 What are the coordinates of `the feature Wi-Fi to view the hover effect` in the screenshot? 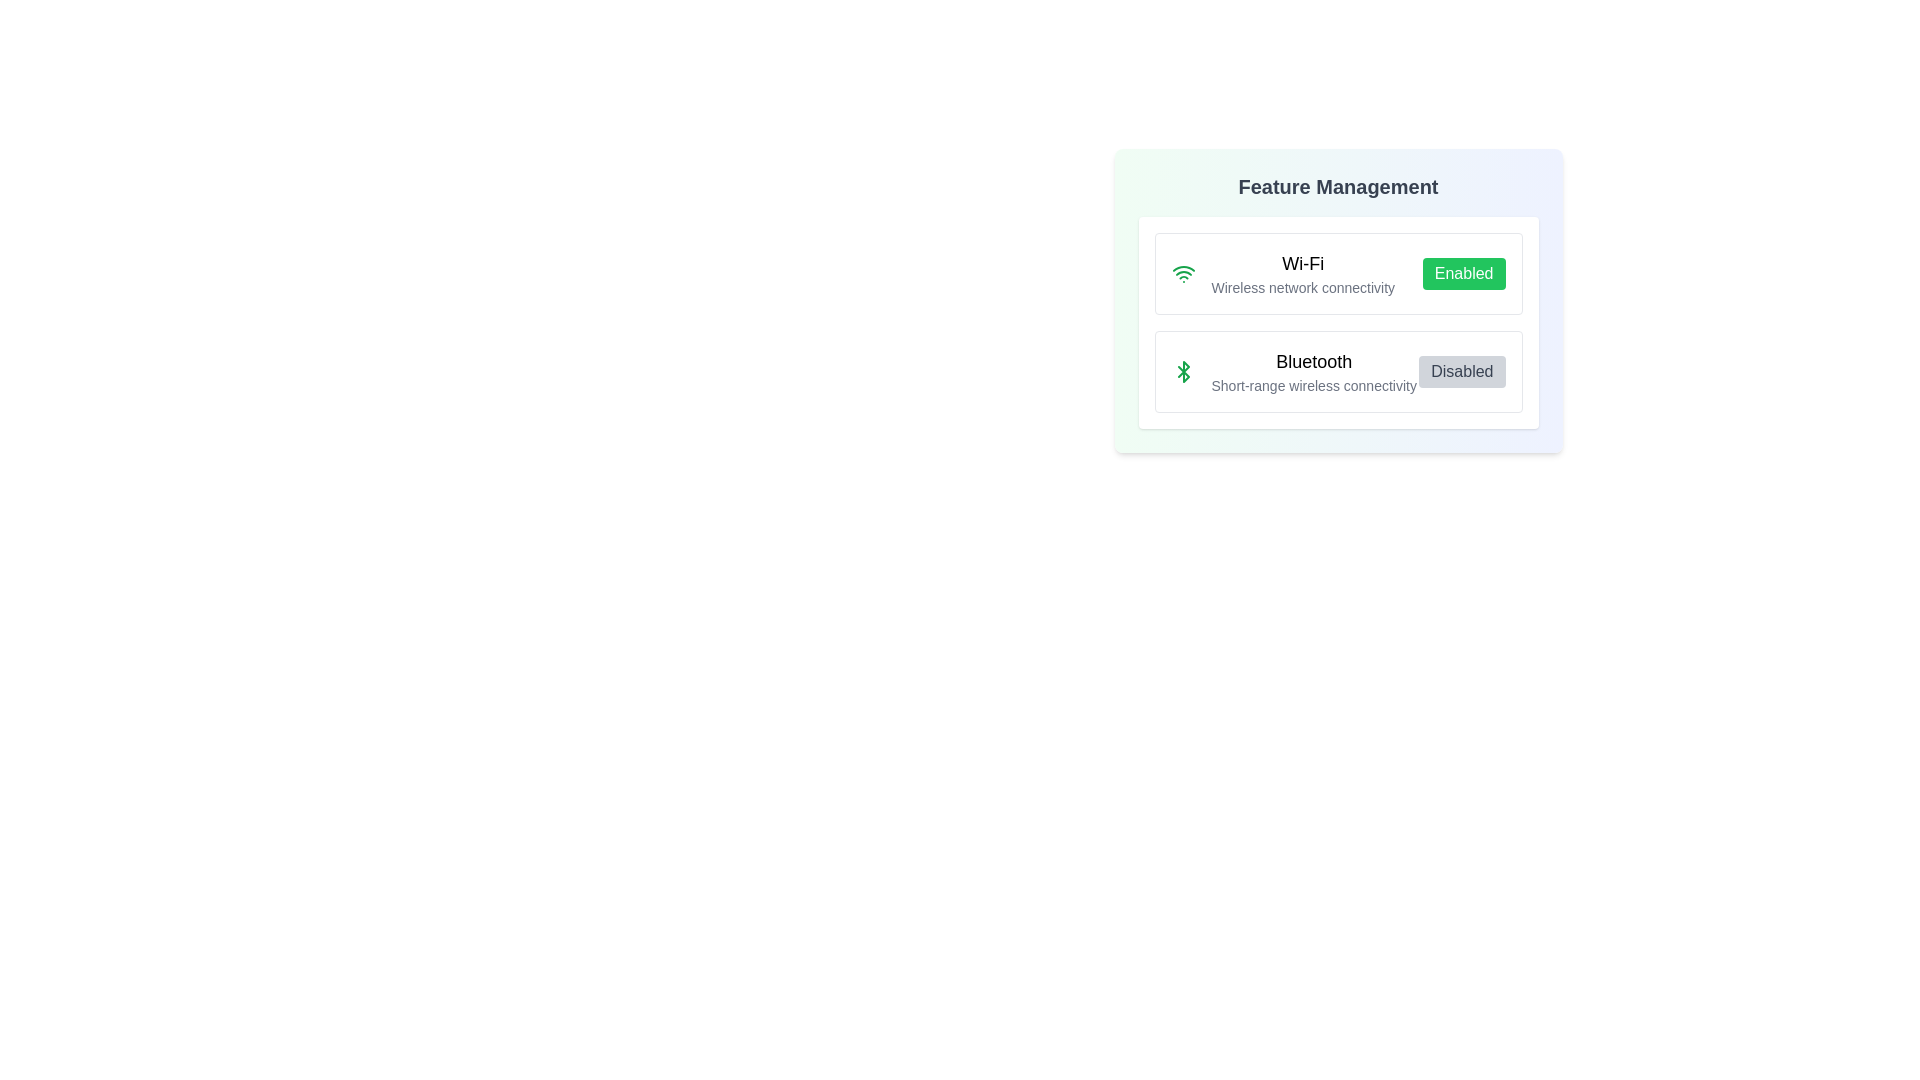 It's located at (1338, 273).